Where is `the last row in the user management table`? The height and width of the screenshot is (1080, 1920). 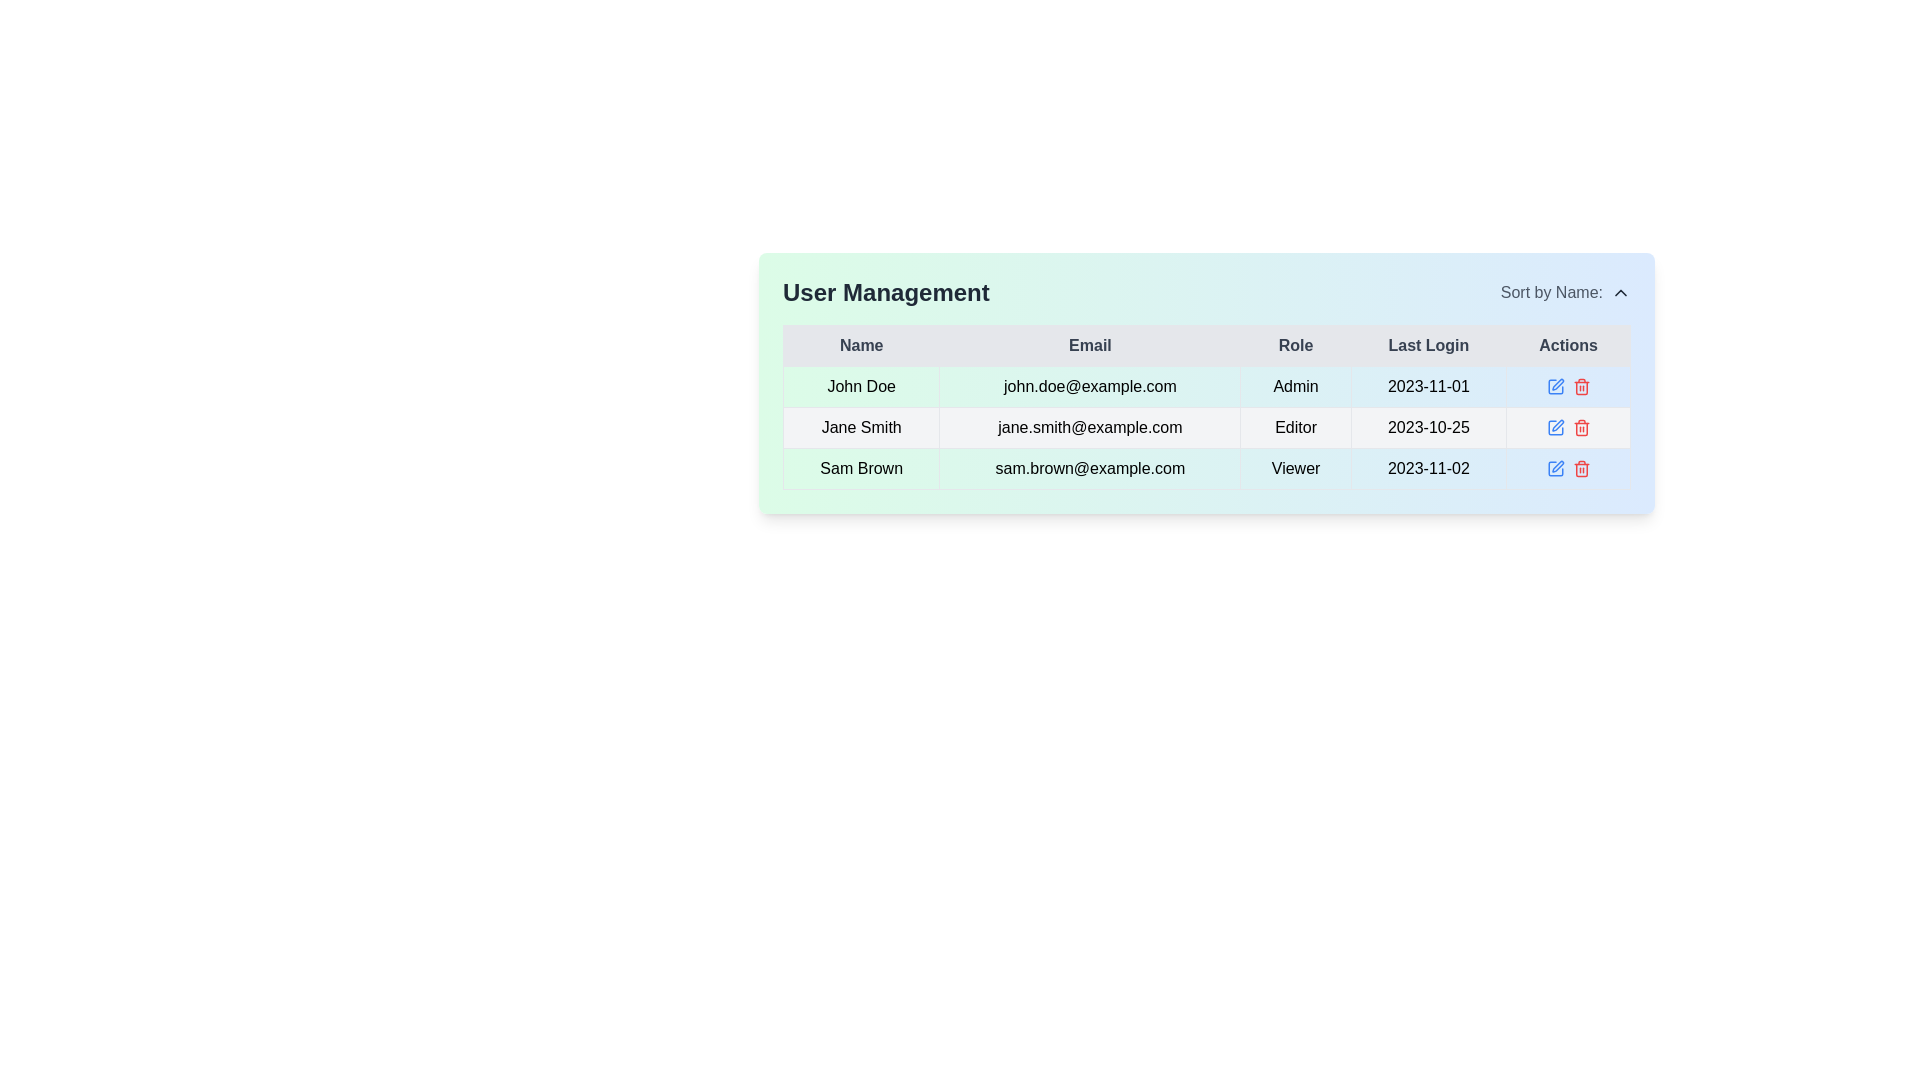
the last row in the user management table is located at coordinates (1205, 469).